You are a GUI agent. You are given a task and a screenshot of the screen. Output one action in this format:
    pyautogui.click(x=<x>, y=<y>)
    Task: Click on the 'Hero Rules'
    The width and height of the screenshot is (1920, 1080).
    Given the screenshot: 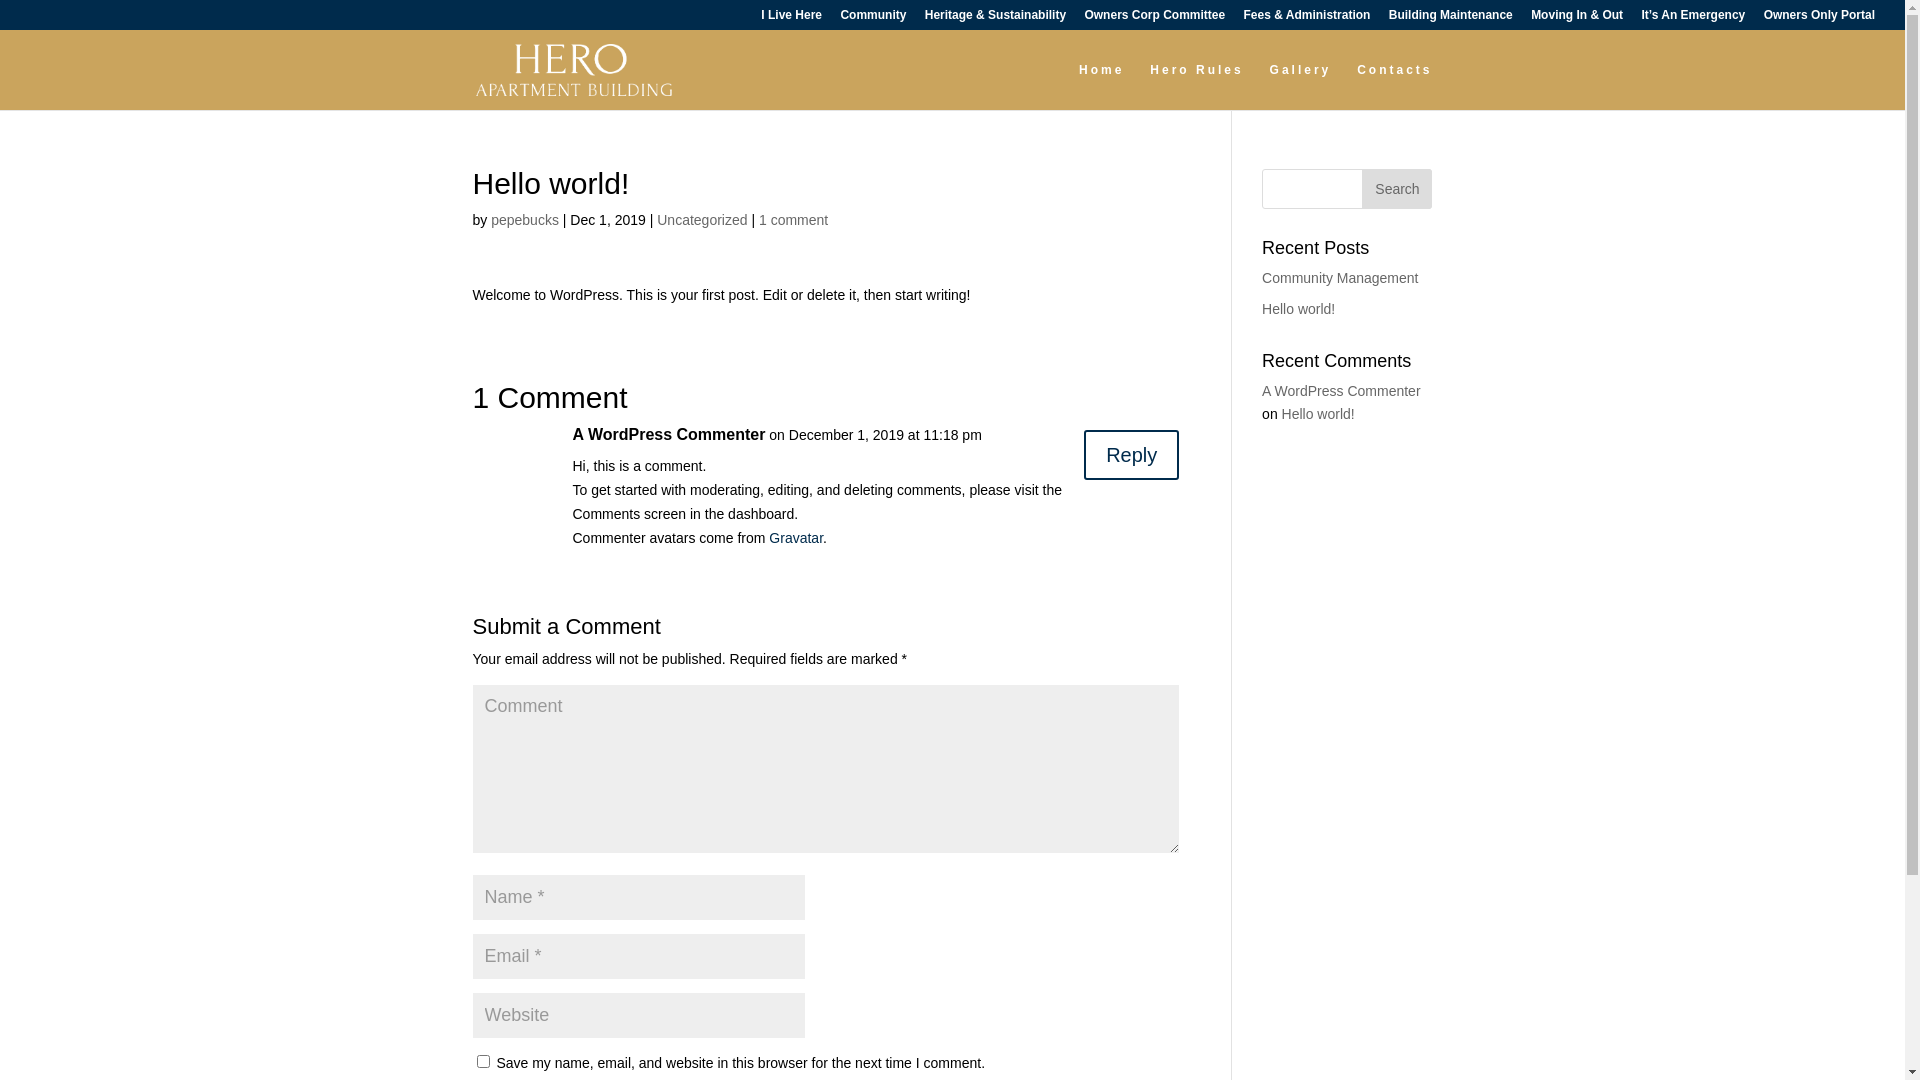 What is the action you would take?
    pyautogui.click(x=1196, y=85)
    